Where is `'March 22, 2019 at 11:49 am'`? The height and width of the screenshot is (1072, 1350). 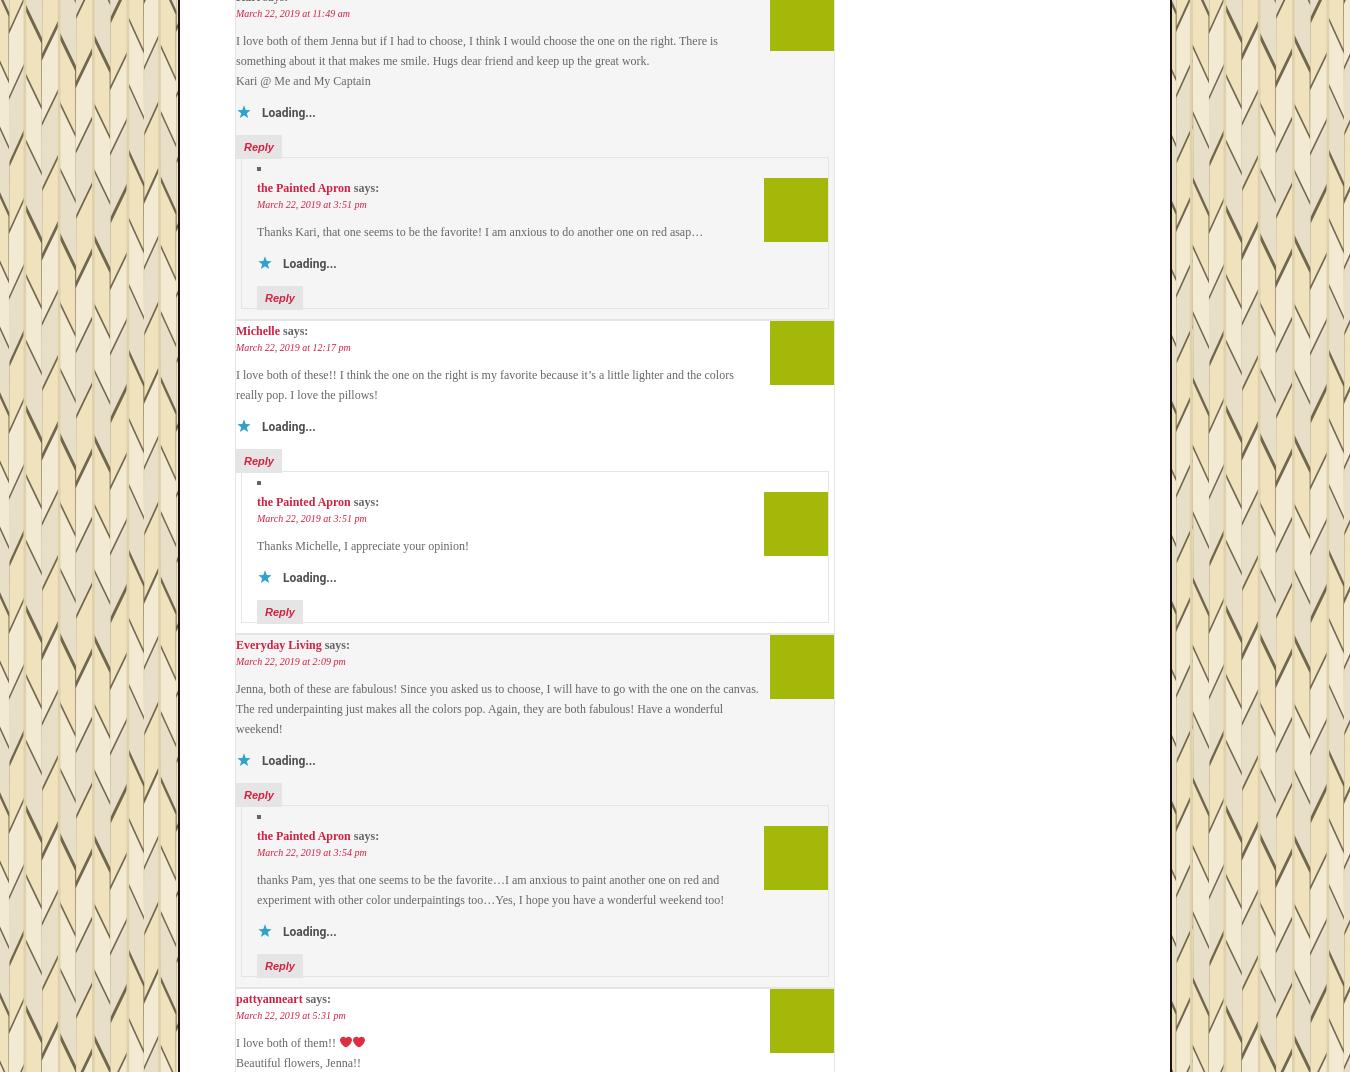 'March 22, 2019 at 11:49 am' is located at coordinates (291, 12).